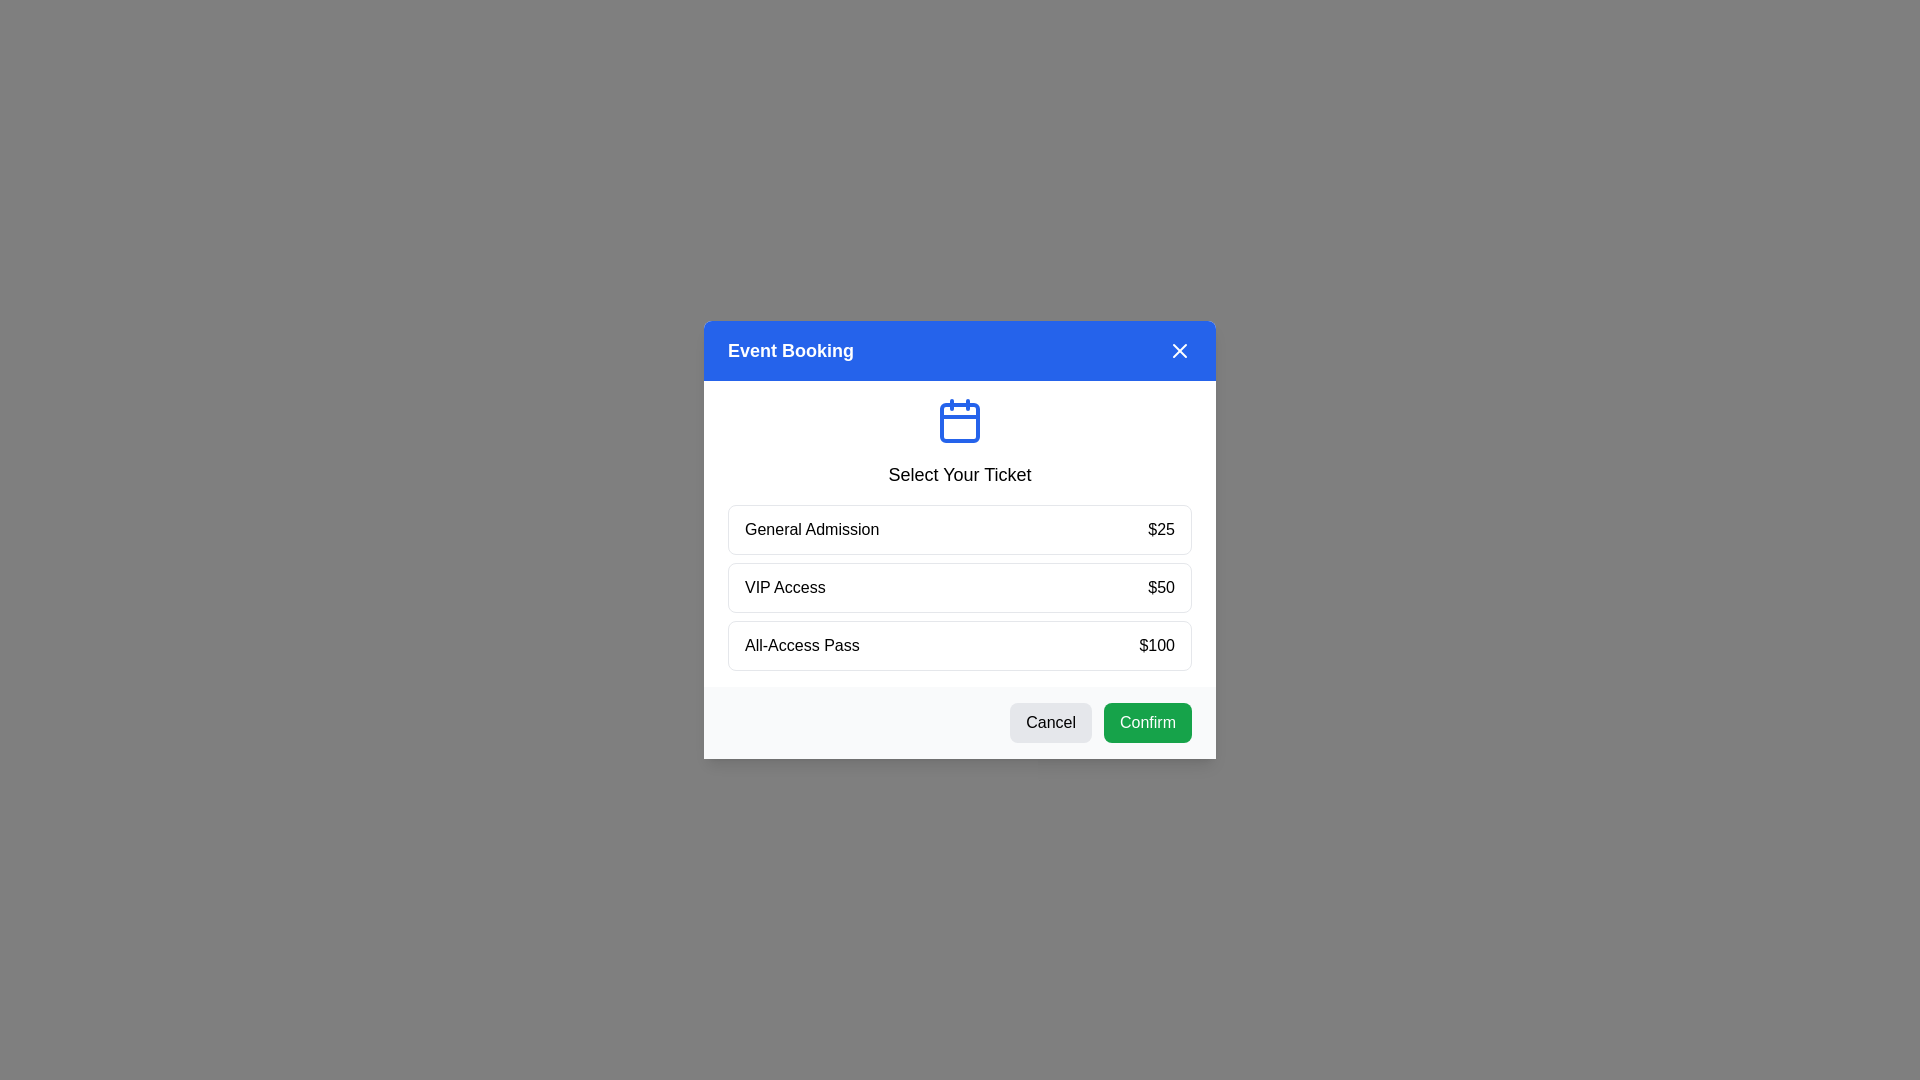 This screenshot has width=1920, height=1080. What do you see at coordinates (1161, 528) in the screenshot?
I see `the Text Label indicating the price of the 'General Admission' ticket option, which is aligned to the right side of the top ticket category row` at bounding box center [1161, 528].